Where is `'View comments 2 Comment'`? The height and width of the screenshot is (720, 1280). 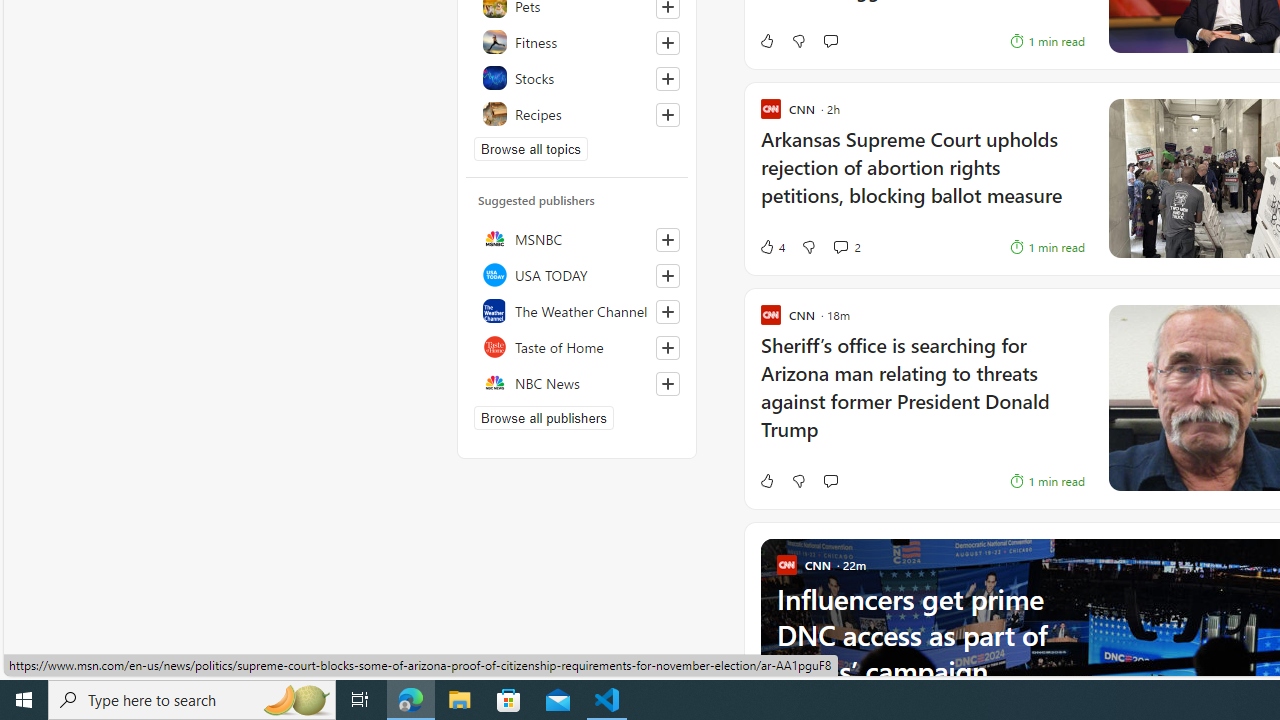
'View comments 2 Comment' is located at coordinates (846, 245).